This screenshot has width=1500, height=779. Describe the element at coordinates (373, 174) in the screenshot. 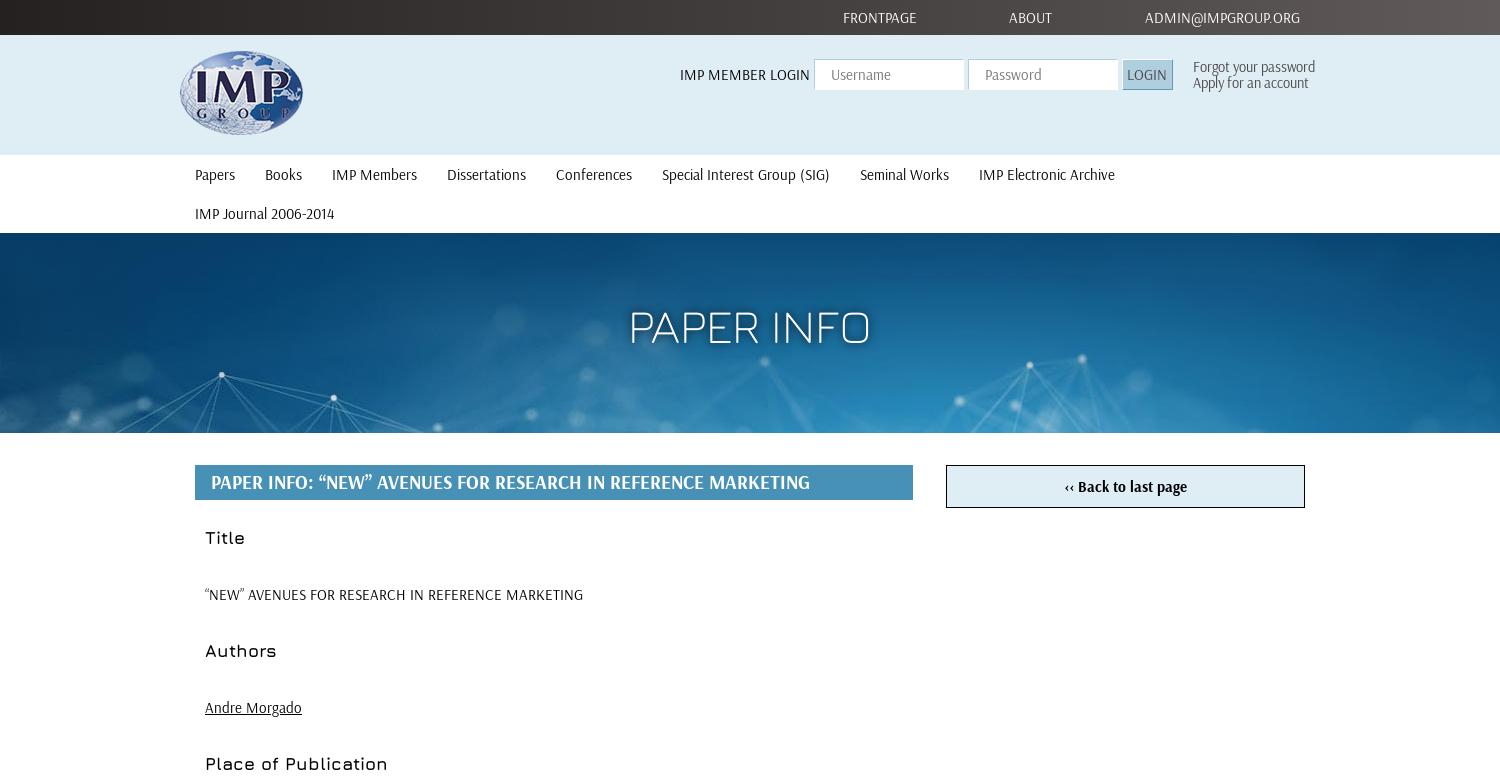

I see `'IMP Members'` at that location.